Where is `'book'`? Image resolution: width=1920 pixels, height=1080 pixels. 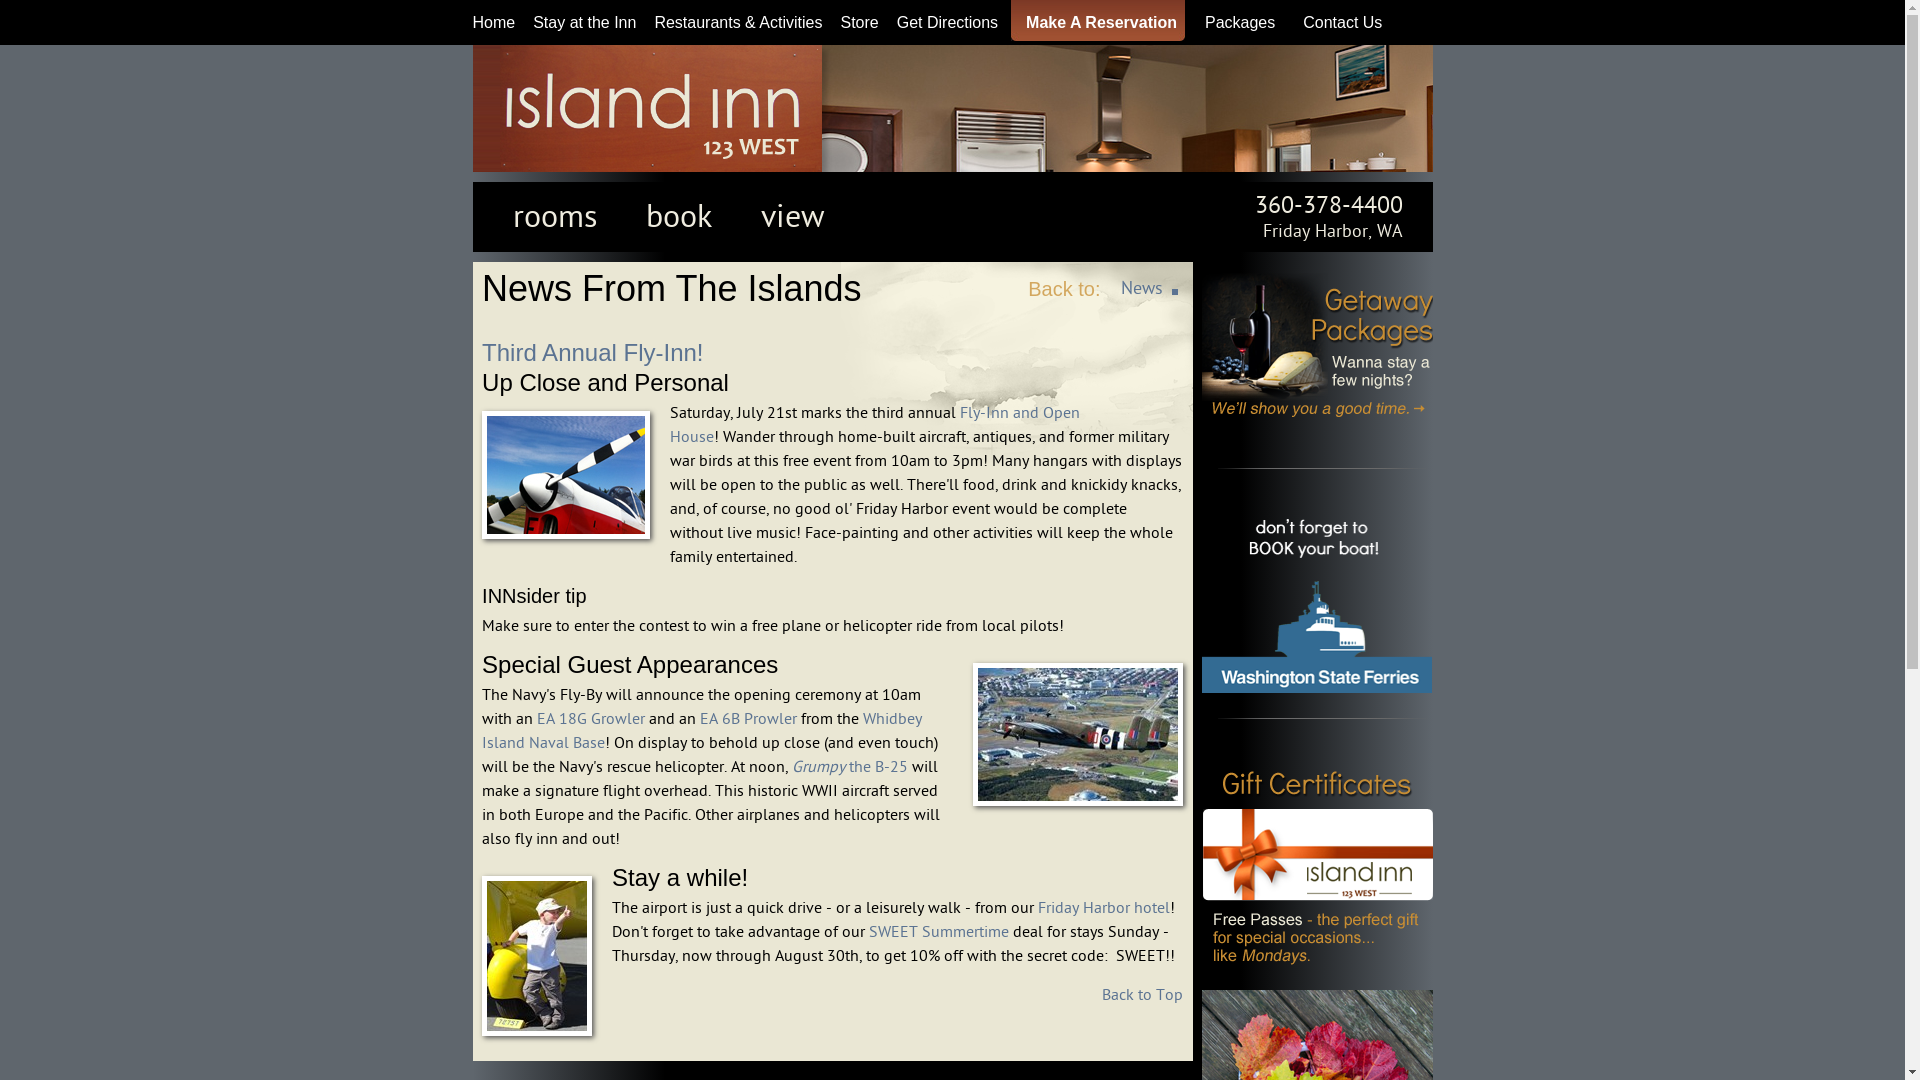
'book' is located at coordinates (678, 216).